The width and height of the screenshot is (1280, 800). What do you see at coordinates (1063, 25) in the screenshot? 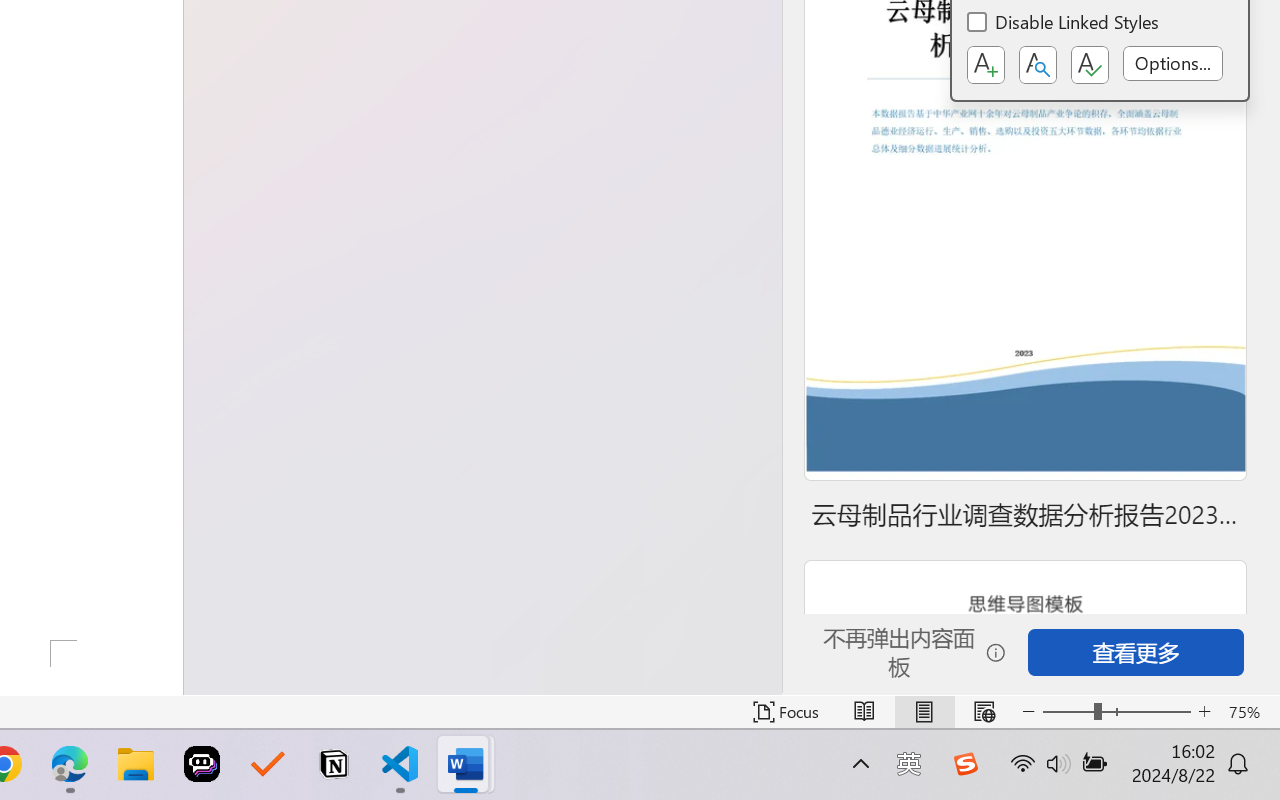
I see `'Disable Linked Styles'` at bounding box center [1063, 25].